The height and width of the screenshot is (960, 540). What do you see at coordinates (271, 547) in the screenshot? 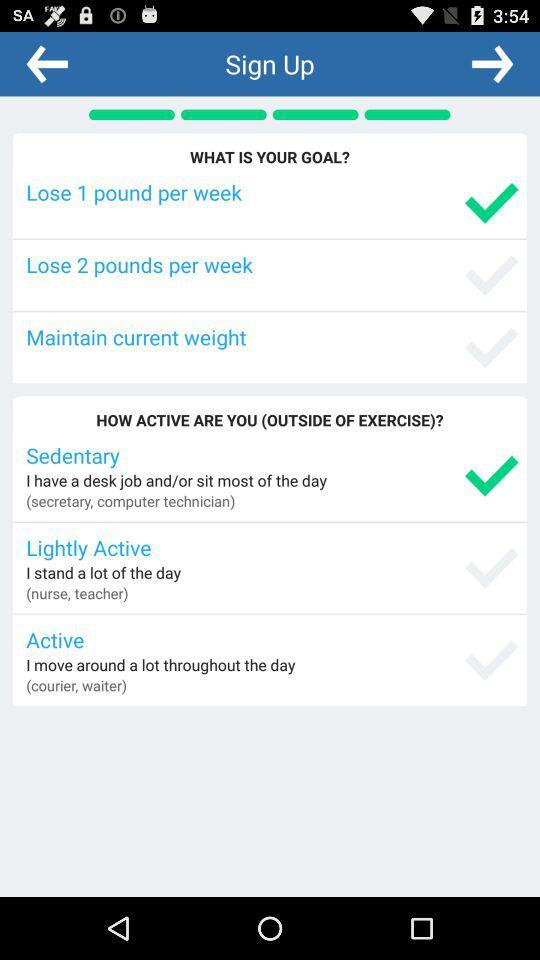
I see `the lightly active app` at bounding box center [271, 547].